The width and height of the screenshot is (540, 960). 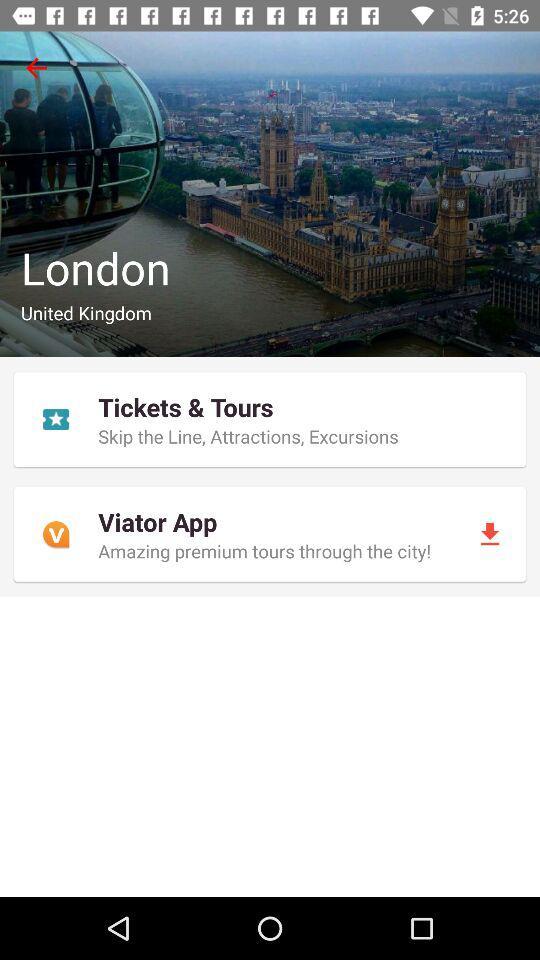 I want to click on the icon above the london, so click(x=36, y=68).